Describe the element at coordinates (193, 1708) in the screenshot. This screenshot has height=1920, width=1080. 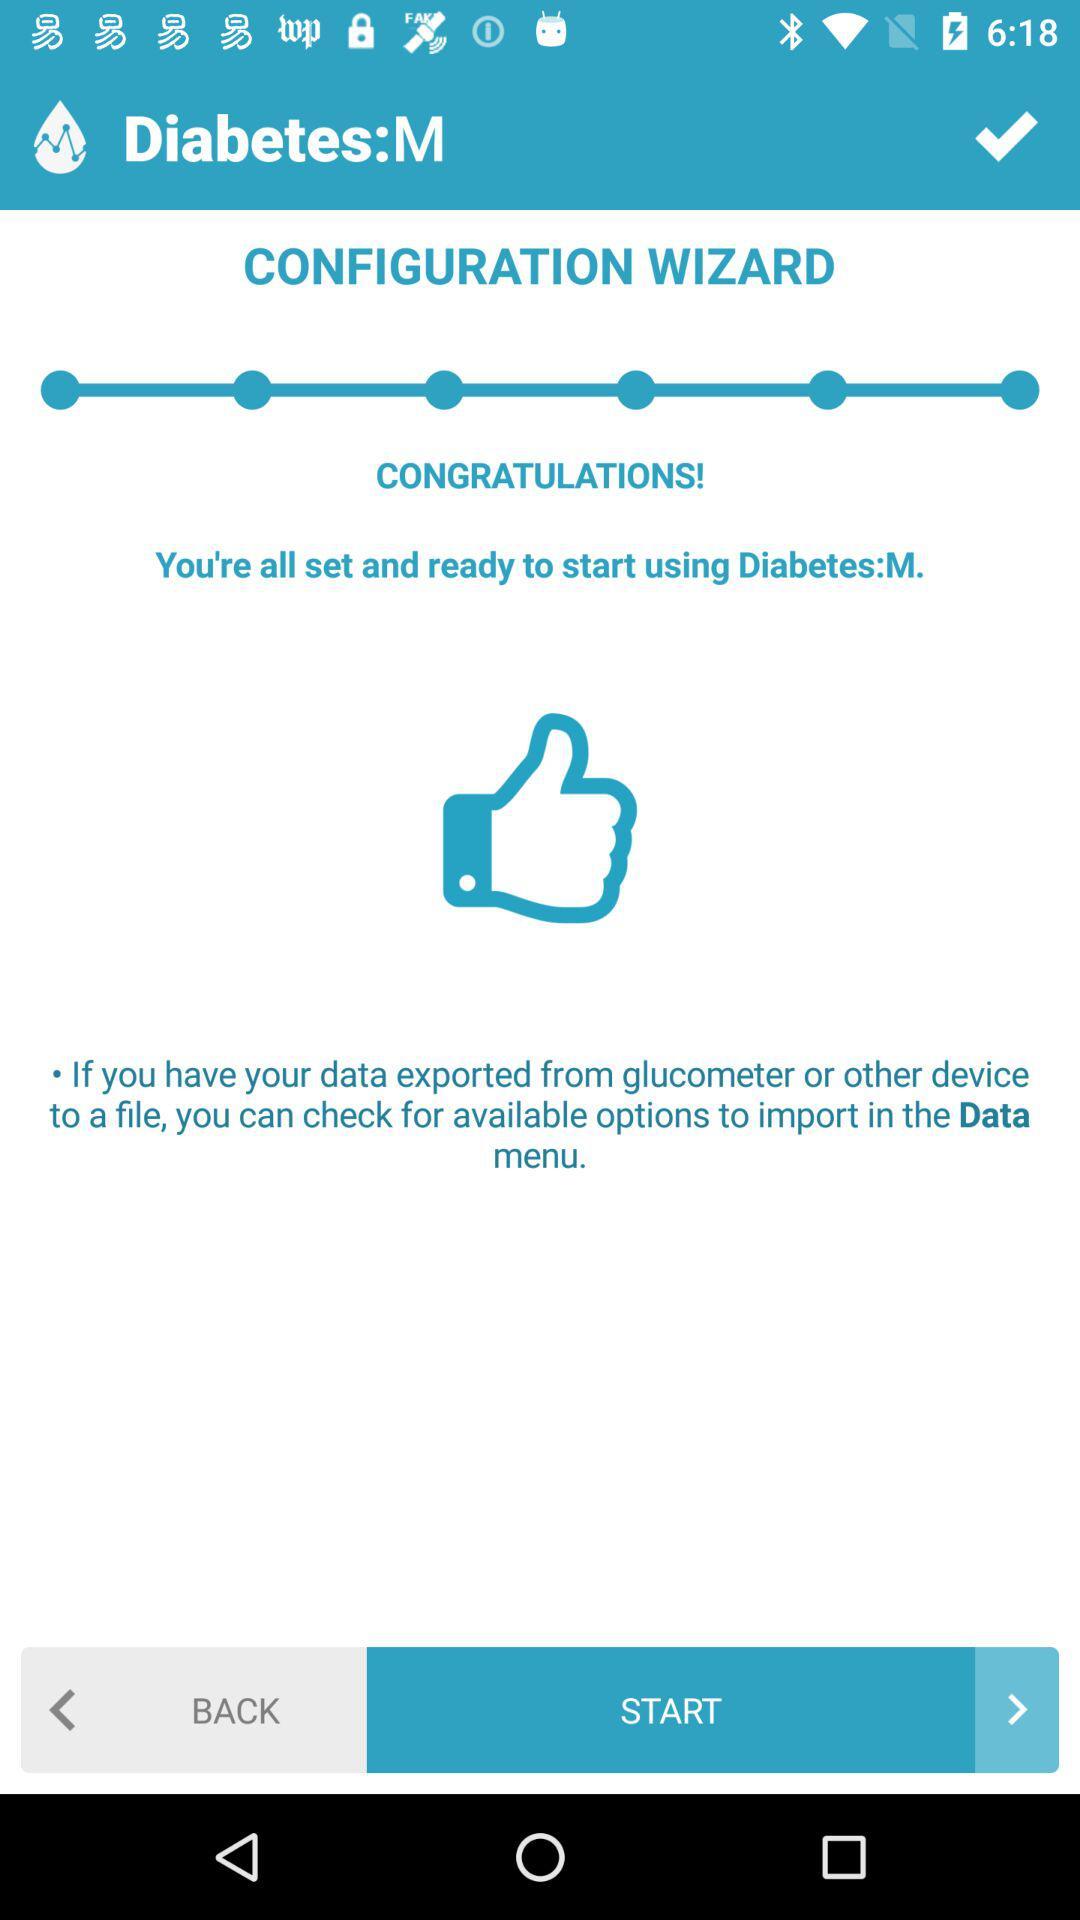
I see `item next to the start` at that location.